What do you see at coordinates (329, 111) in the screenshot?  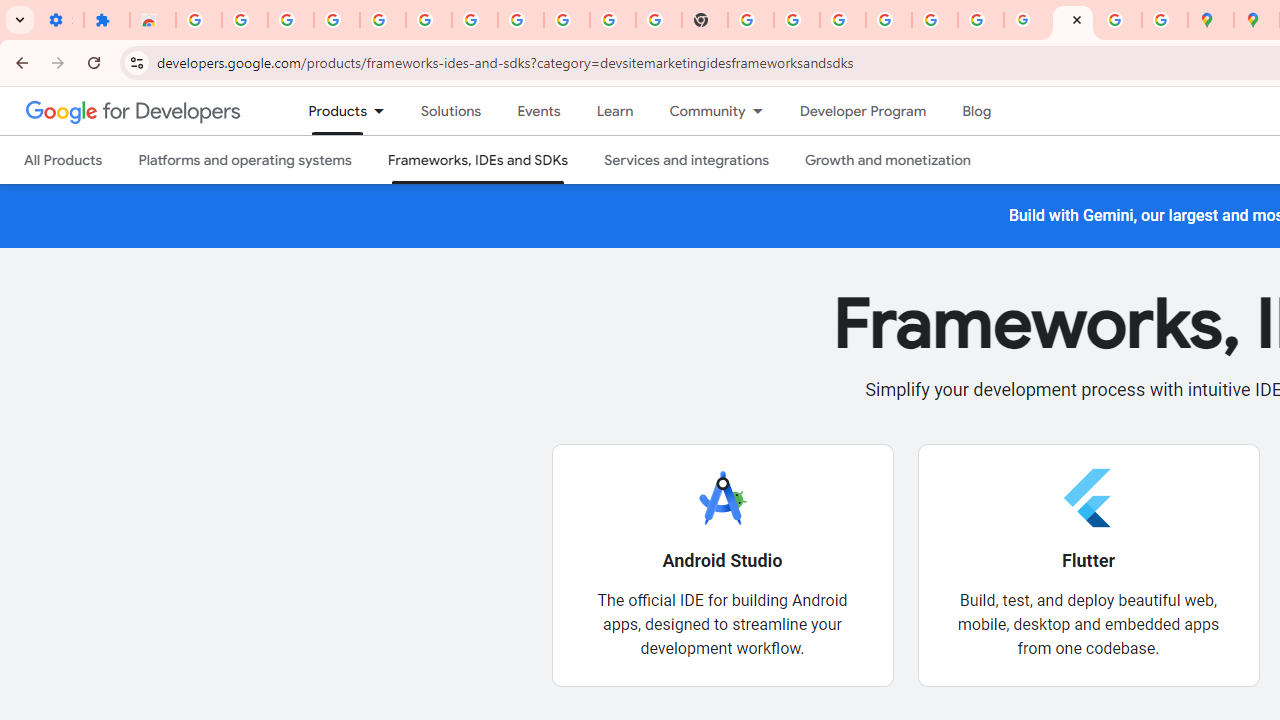 I see `'Products, selected'` at bounding box center [329, 111].